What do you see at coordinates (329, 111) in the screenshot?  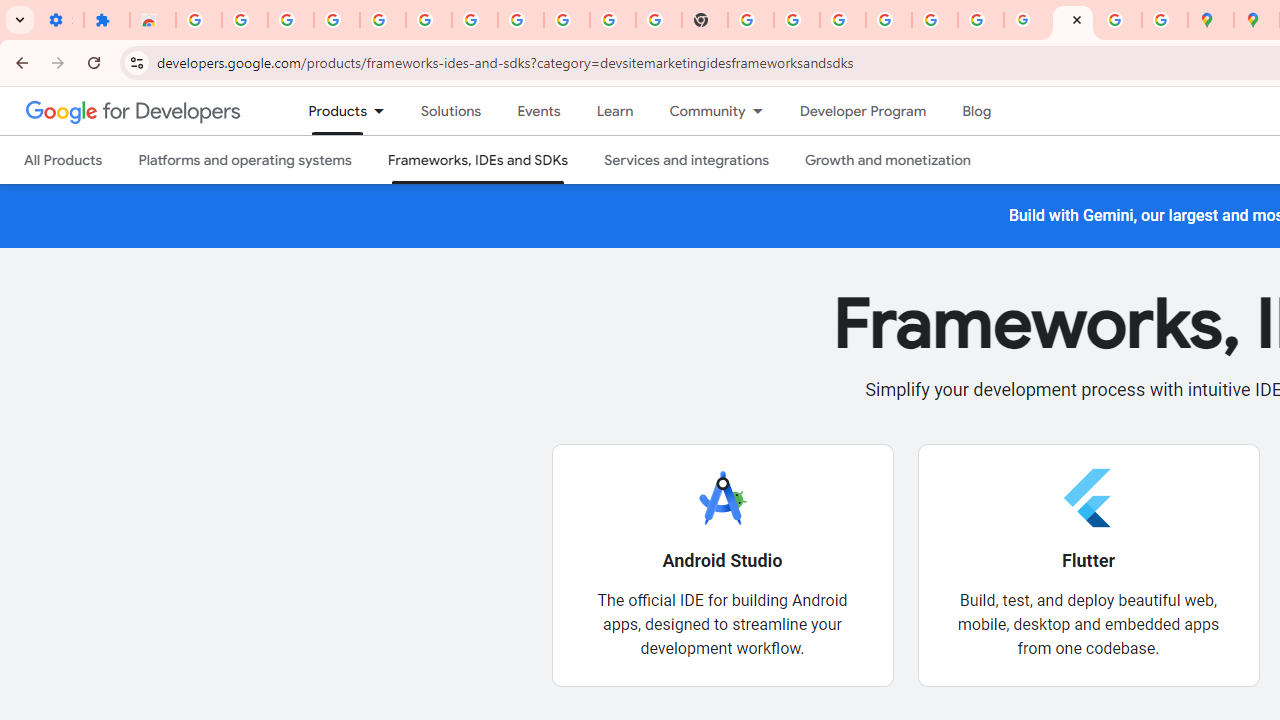 I see `'Products, selected'` at bounding box center [329, 111].